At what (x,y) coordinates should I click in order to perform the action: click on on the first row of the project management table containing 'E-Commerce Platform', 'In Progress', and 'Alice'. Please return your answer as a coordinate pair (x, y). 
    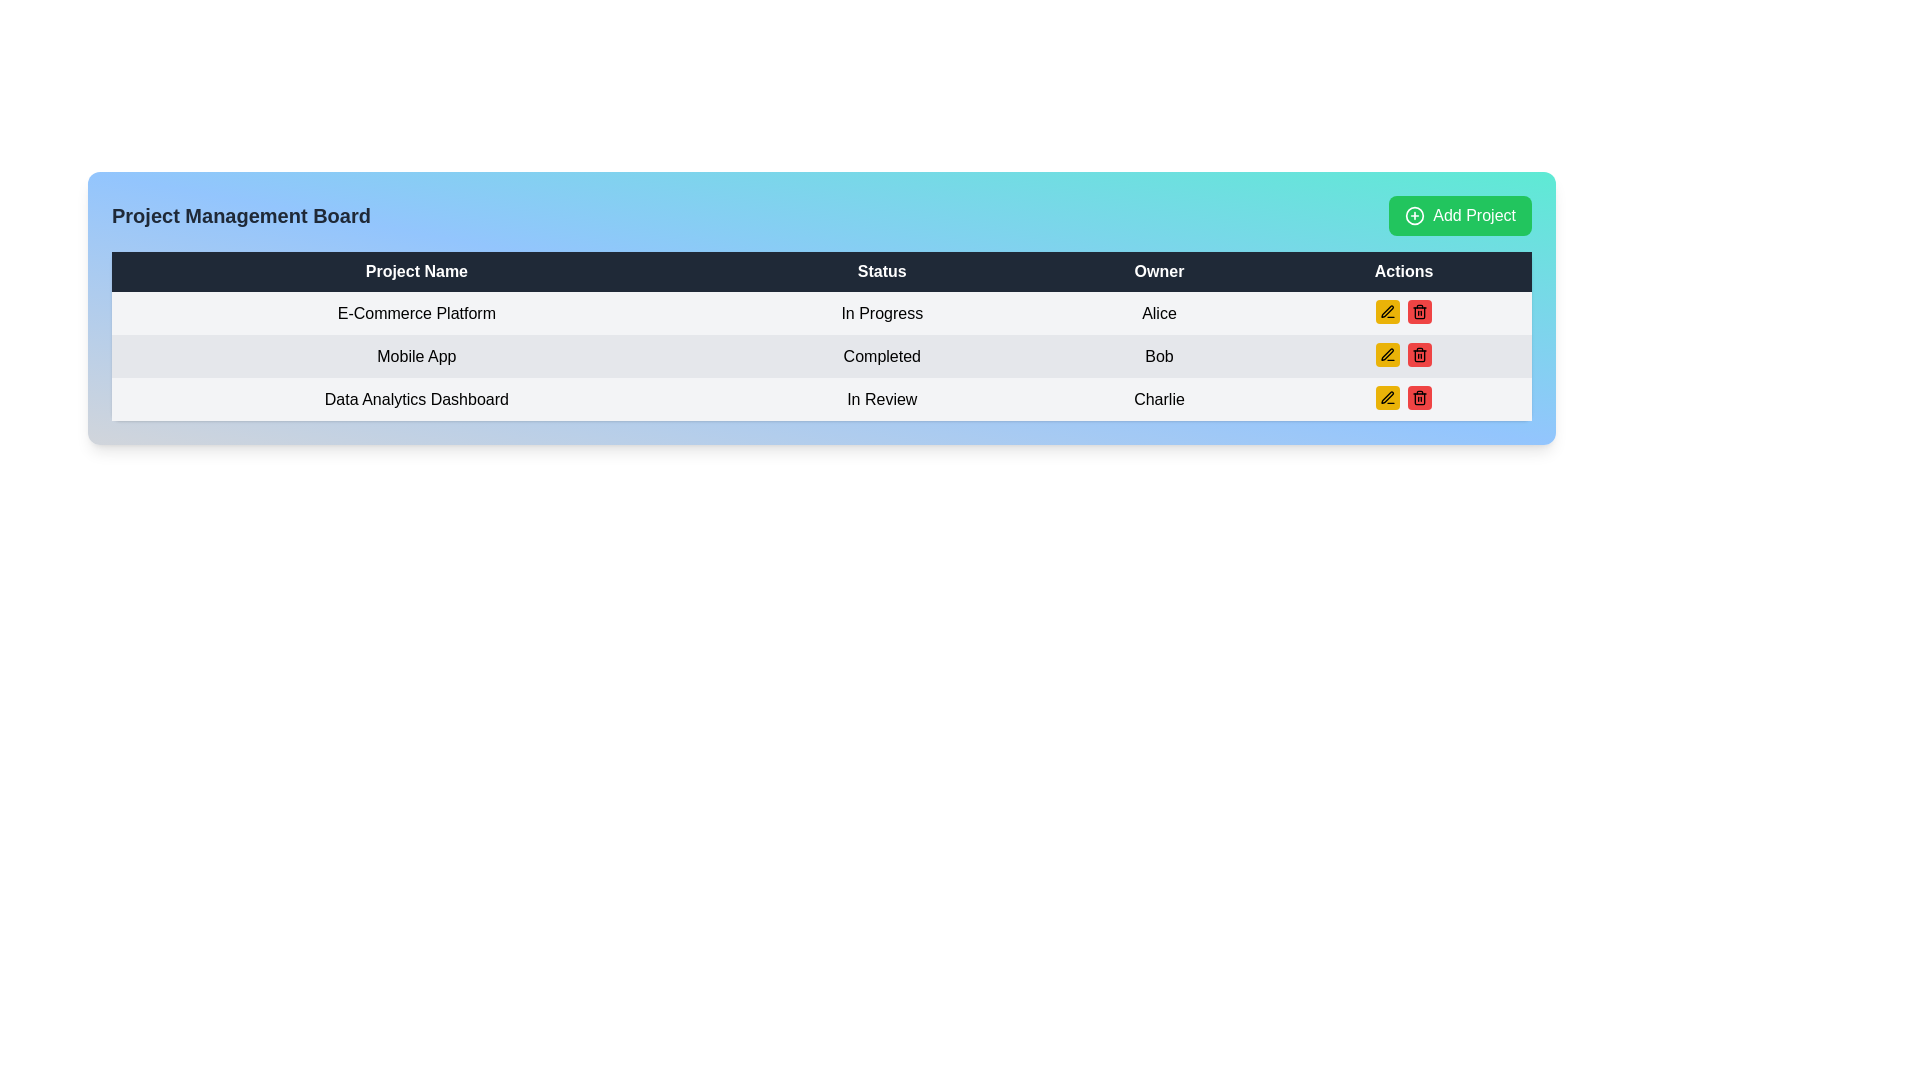
    Looking at the image, I should click on (821, 313).